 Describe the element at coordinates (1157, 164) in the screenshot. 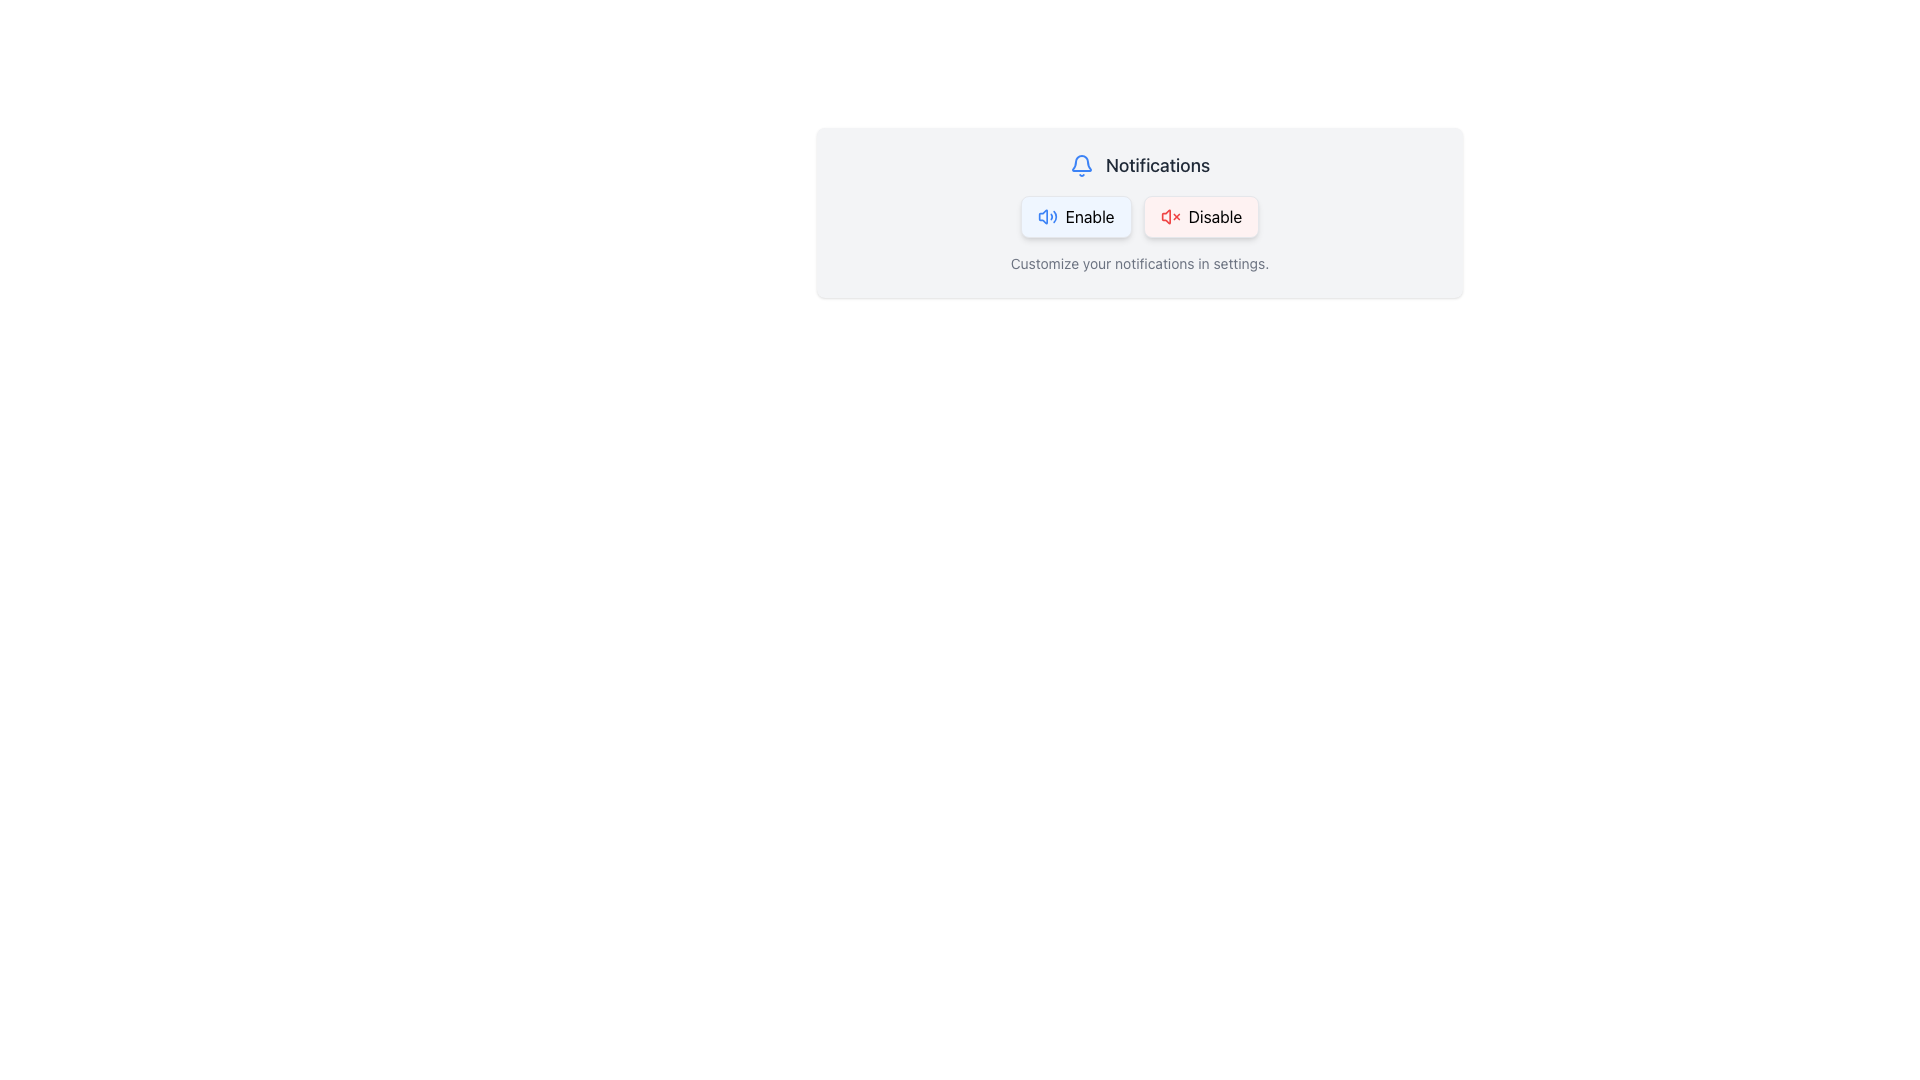

I see `the 'Notifications' text label, which is styled in bold dark gray and positioned near a bell icon` at that location.